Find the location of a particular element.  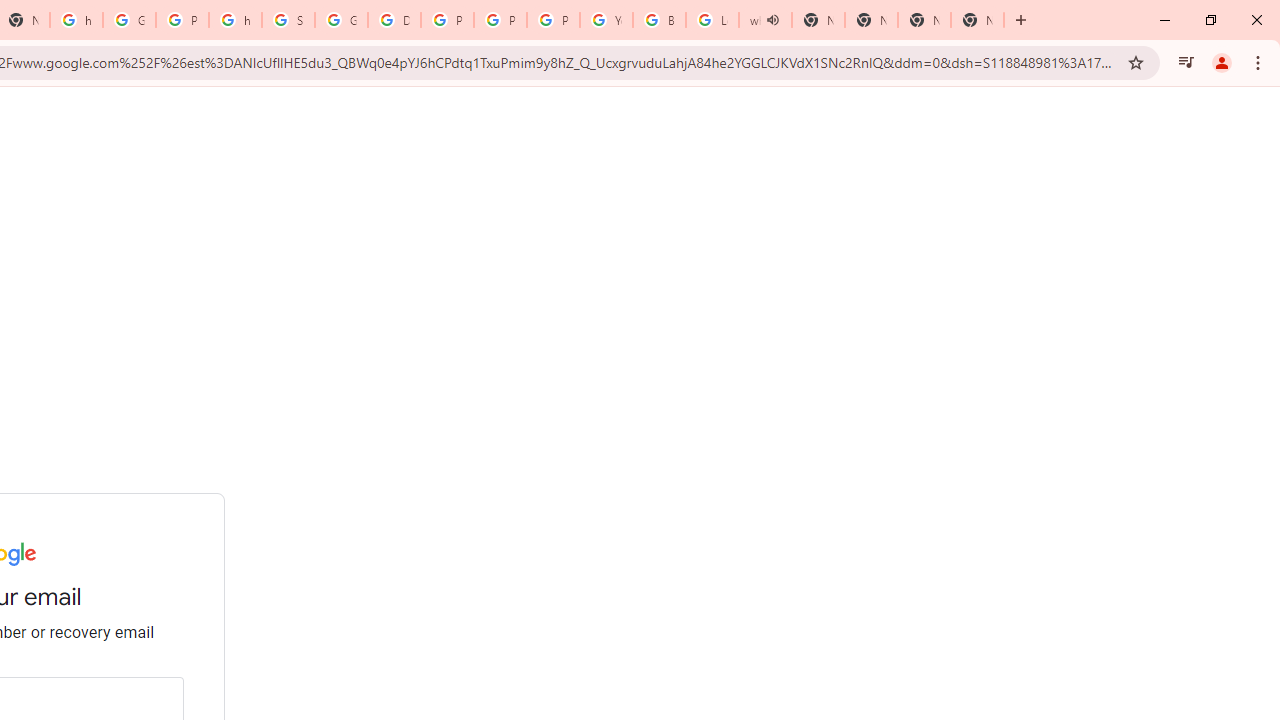

'Sign in - Google Accounts' is located at coordinates (287, 20).